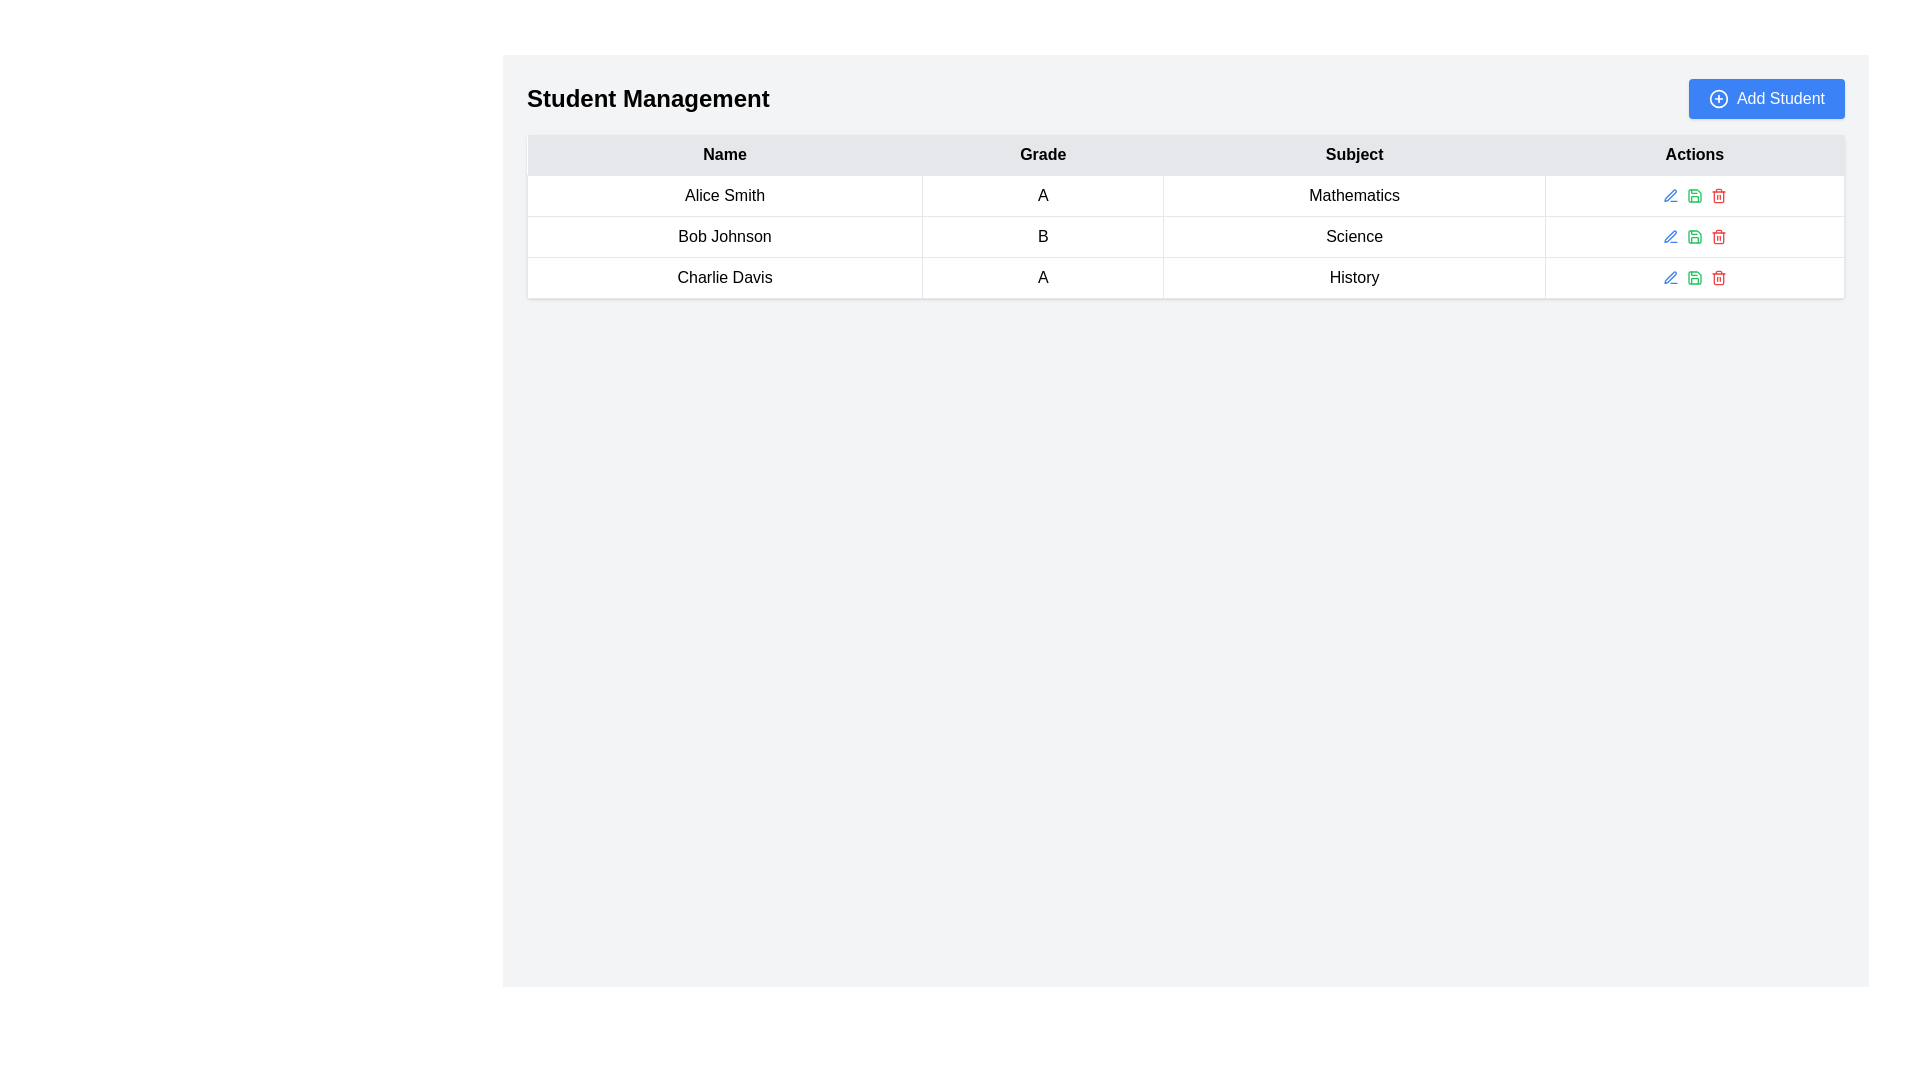 This screenshot has height=1080, width=1920. I want to click on the third icon button in the 'Actions' column of the last row in the table, so click(1717, 196).